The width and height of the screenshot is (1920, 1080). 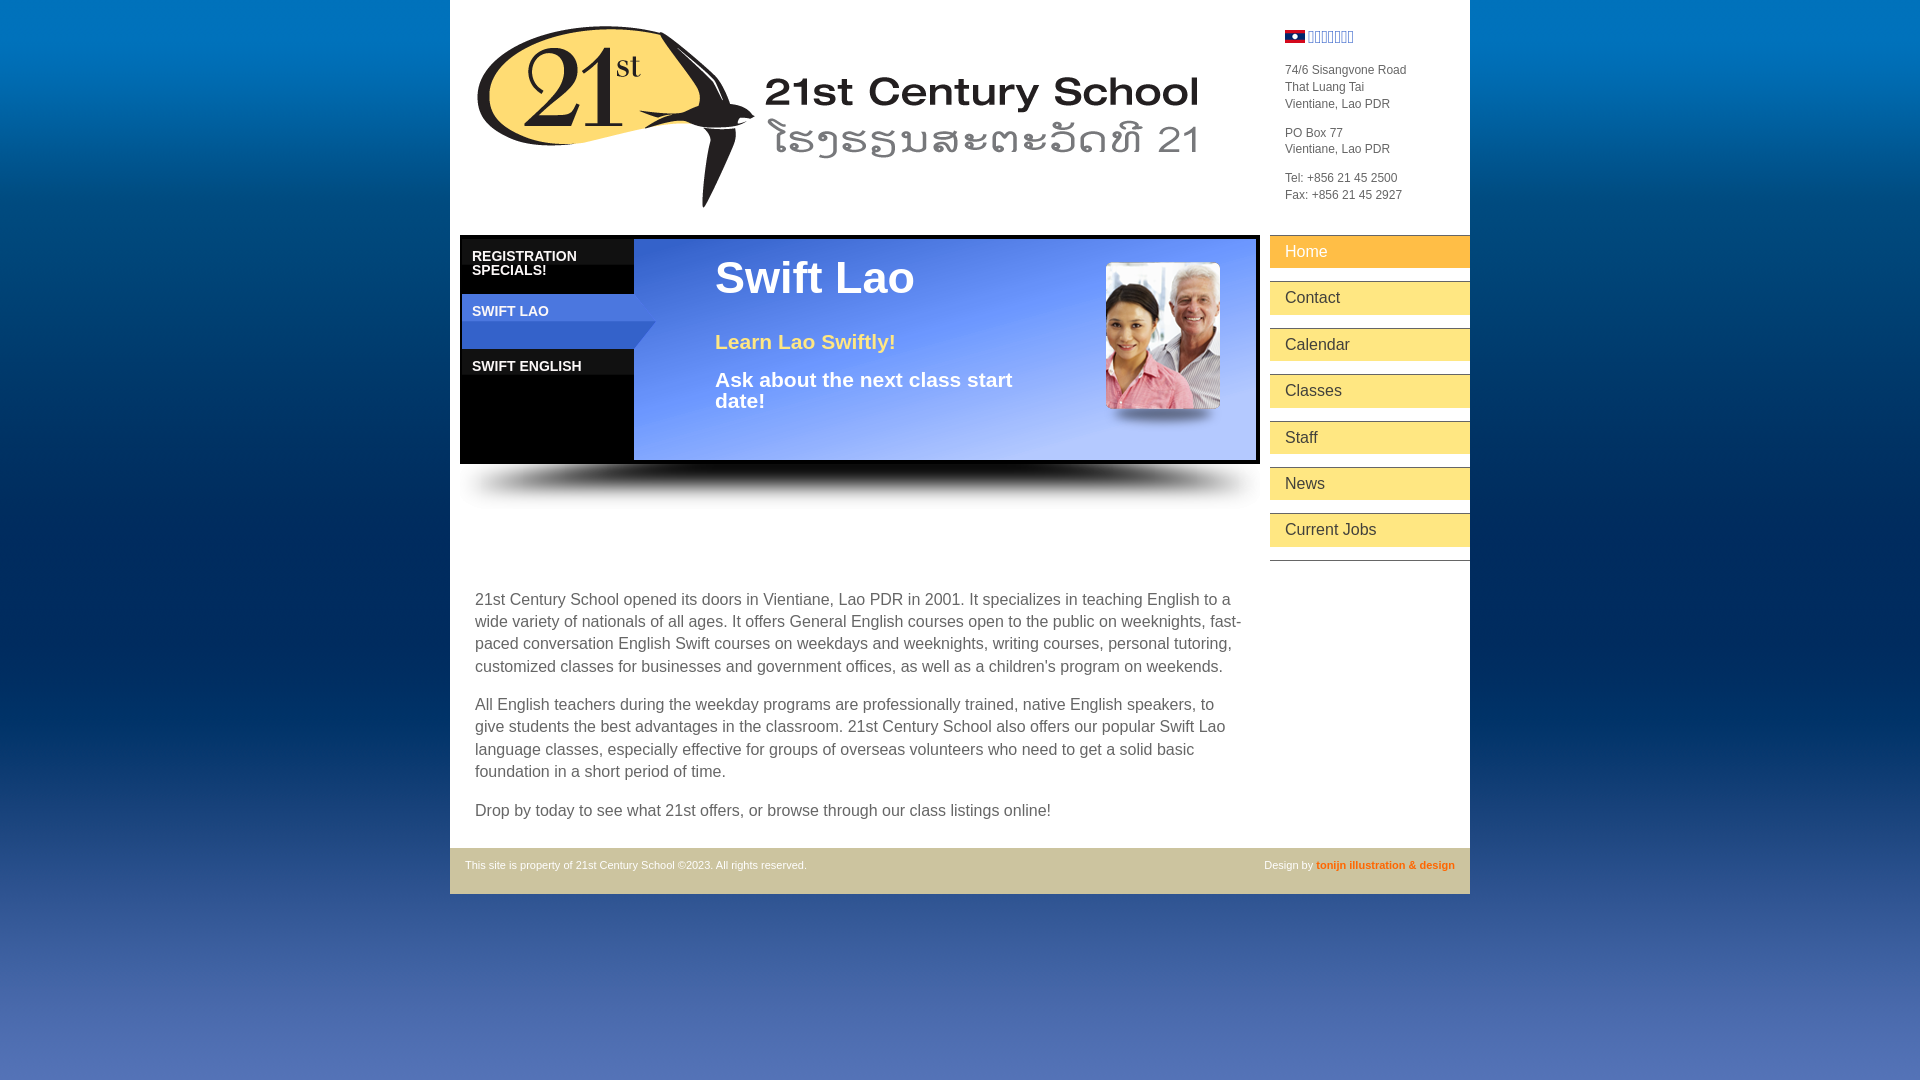 I want to click on 'Home', so click(x=1368, y=250).